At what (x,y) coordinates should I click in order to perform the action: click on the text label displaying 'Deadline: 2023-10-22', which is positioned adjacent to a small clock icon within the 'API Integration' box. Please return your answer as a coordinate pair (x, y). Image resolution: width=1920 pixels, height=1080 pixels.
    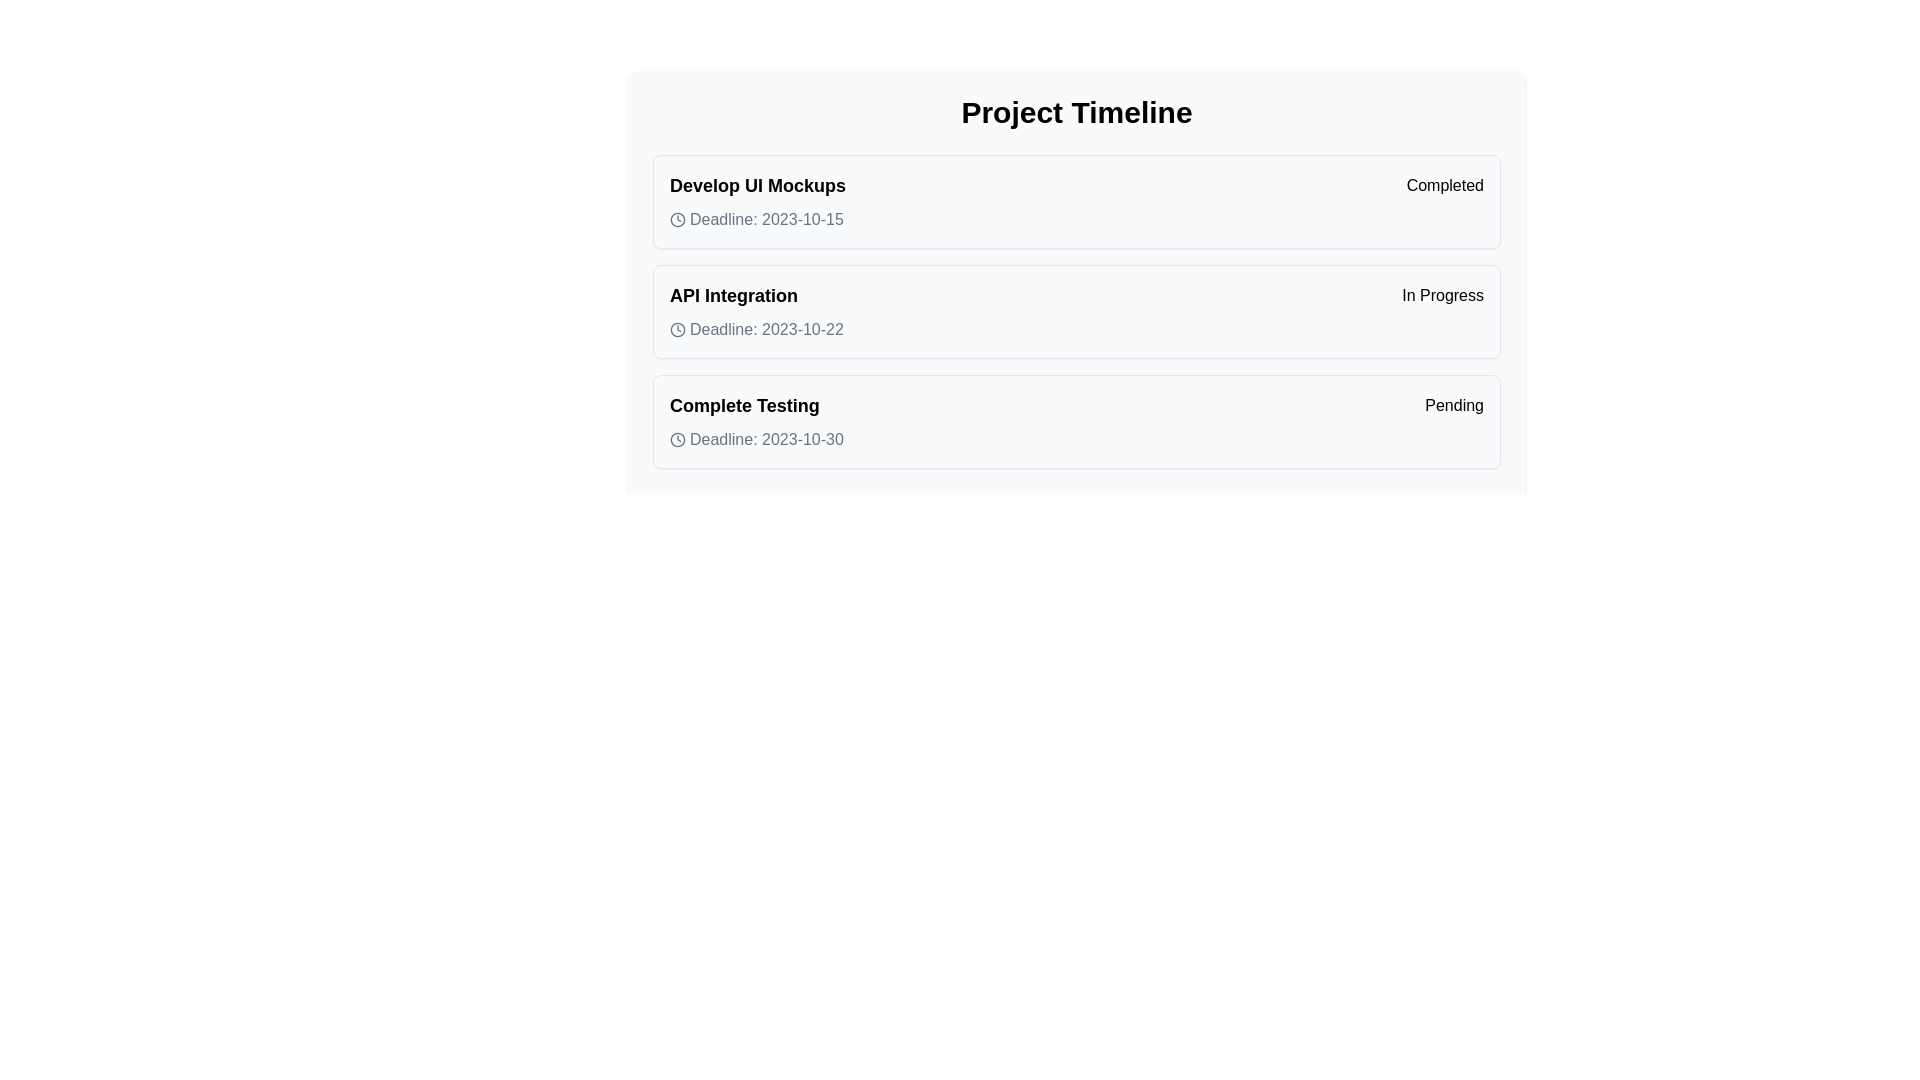
    Looking at the image, I should click on (766, 329).